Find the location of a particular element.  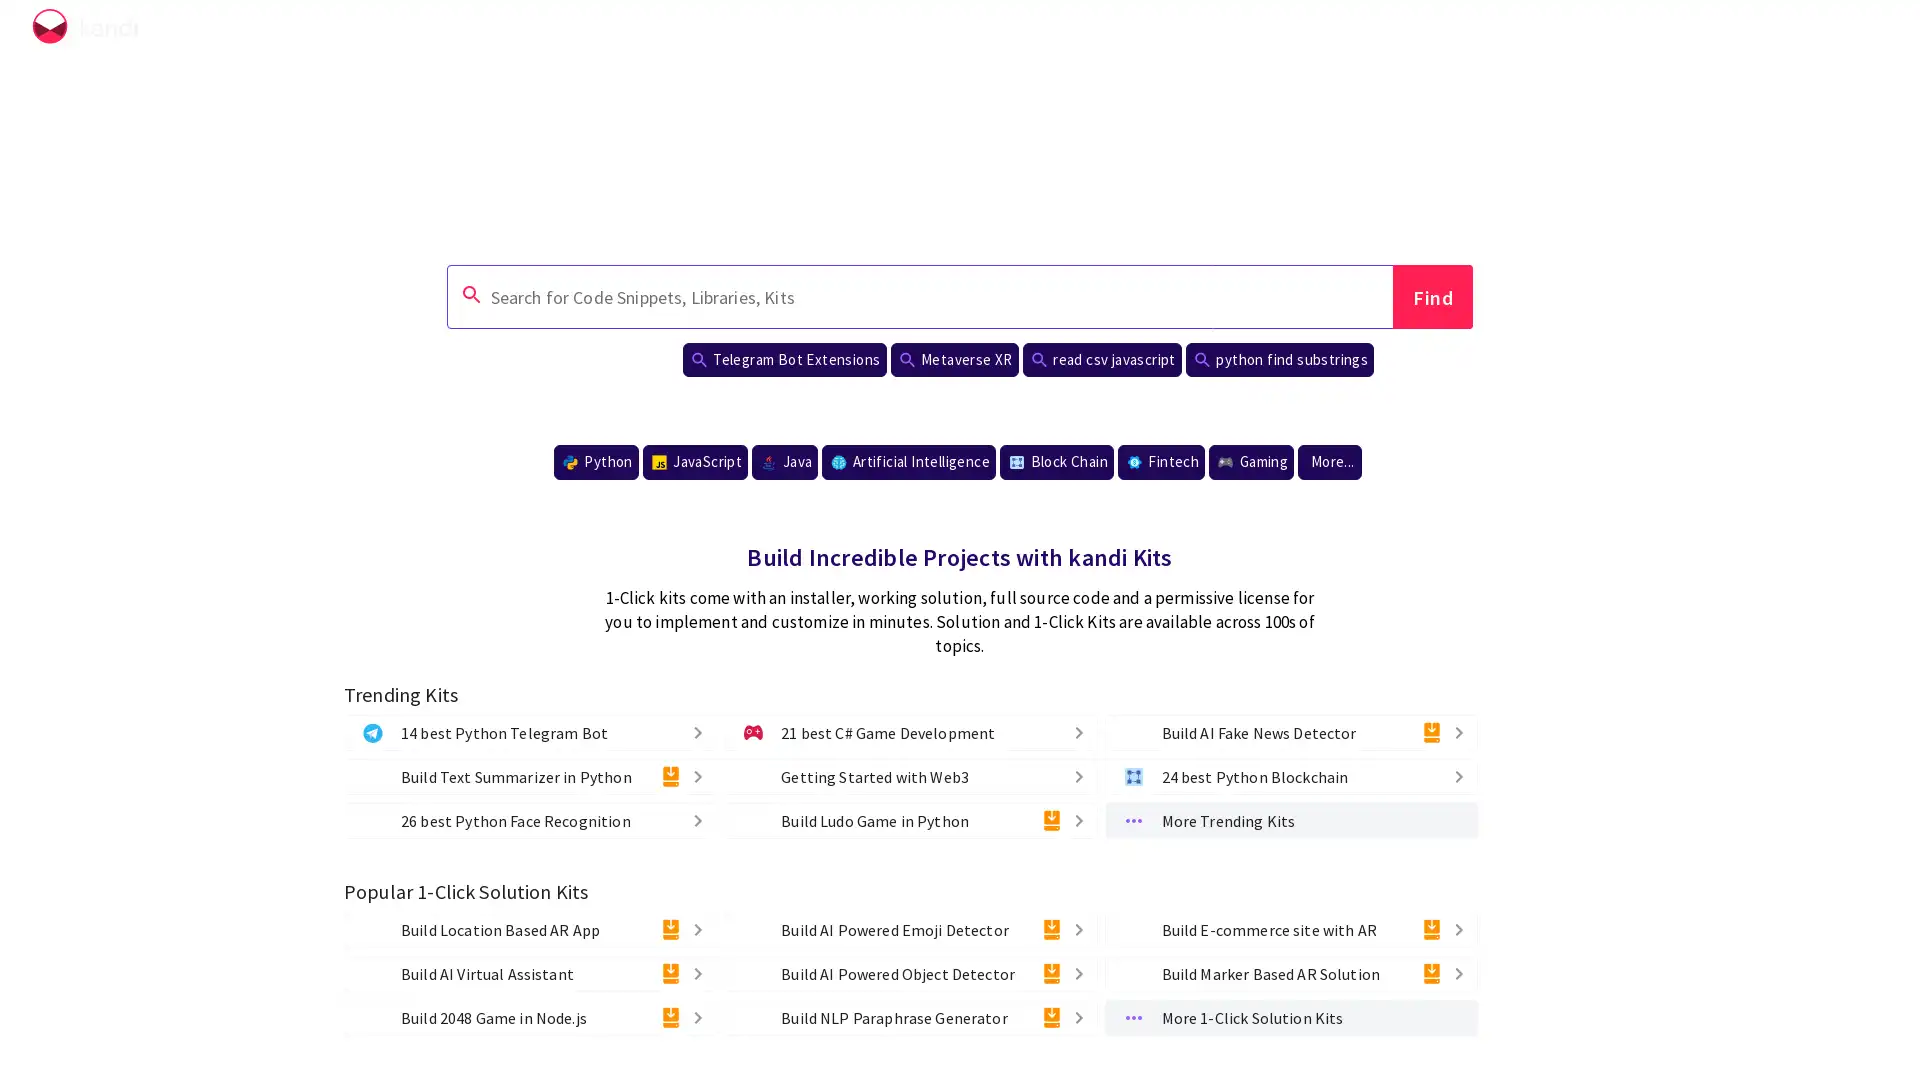

paraphrase-generator1 Build NLP Paraphrase Generator is located at coordinates (909, 1017).